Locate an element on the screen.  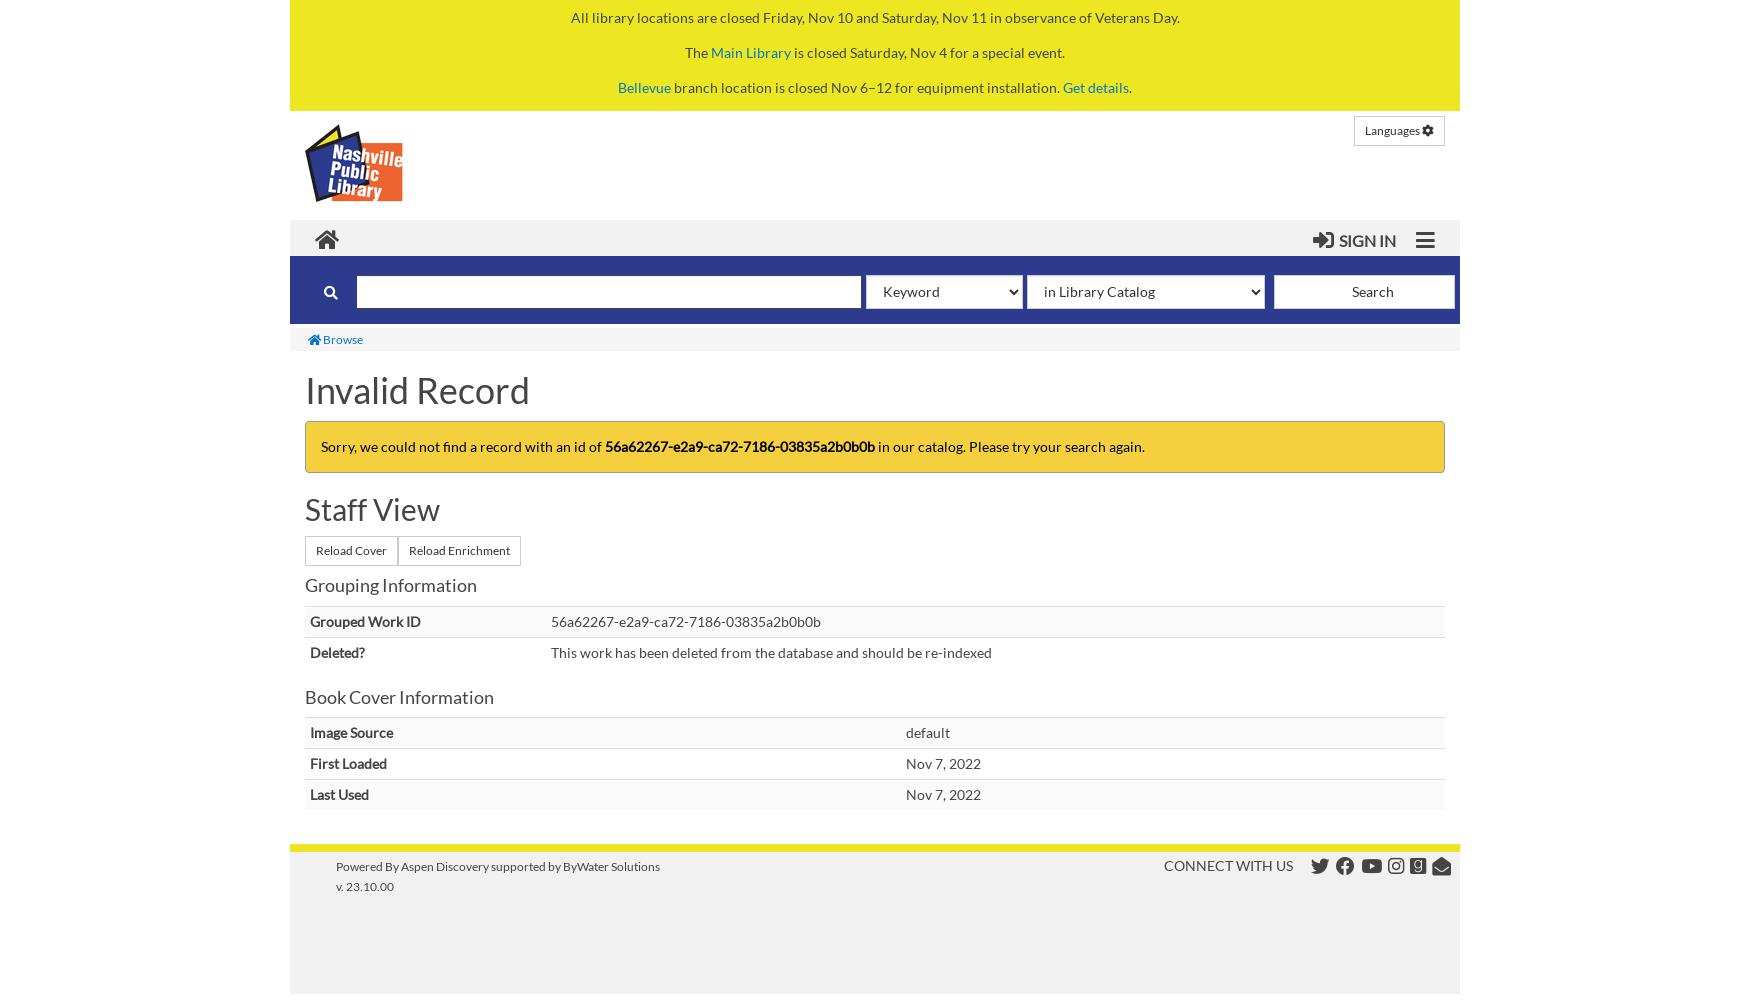
'v. 23.10.00' is located at coordinates (365, 886).